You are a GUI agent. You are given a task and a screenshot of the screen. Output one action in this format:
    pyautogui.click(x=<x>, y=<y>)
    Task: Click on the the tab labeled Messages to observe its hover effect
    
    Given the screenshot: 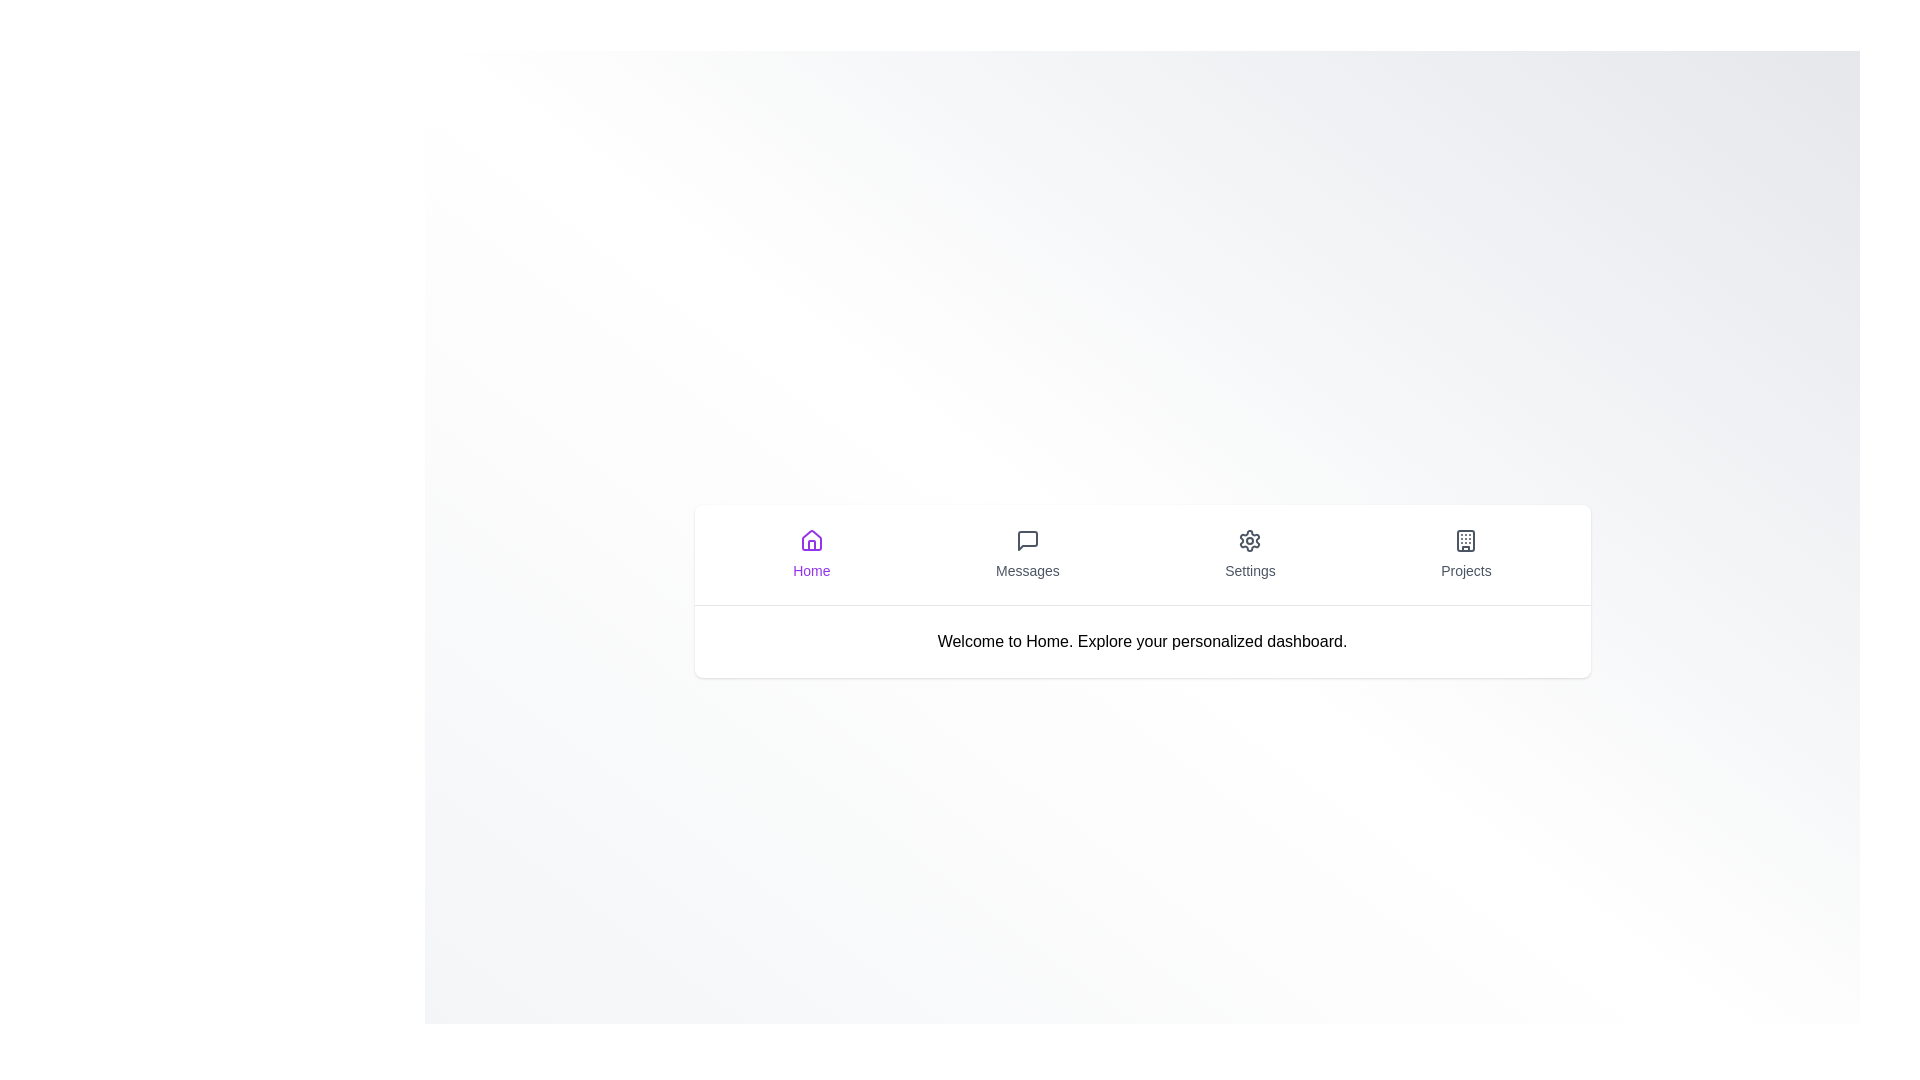 What is the action you would take?
    pyautogui.click(x=1027, y=554)
    